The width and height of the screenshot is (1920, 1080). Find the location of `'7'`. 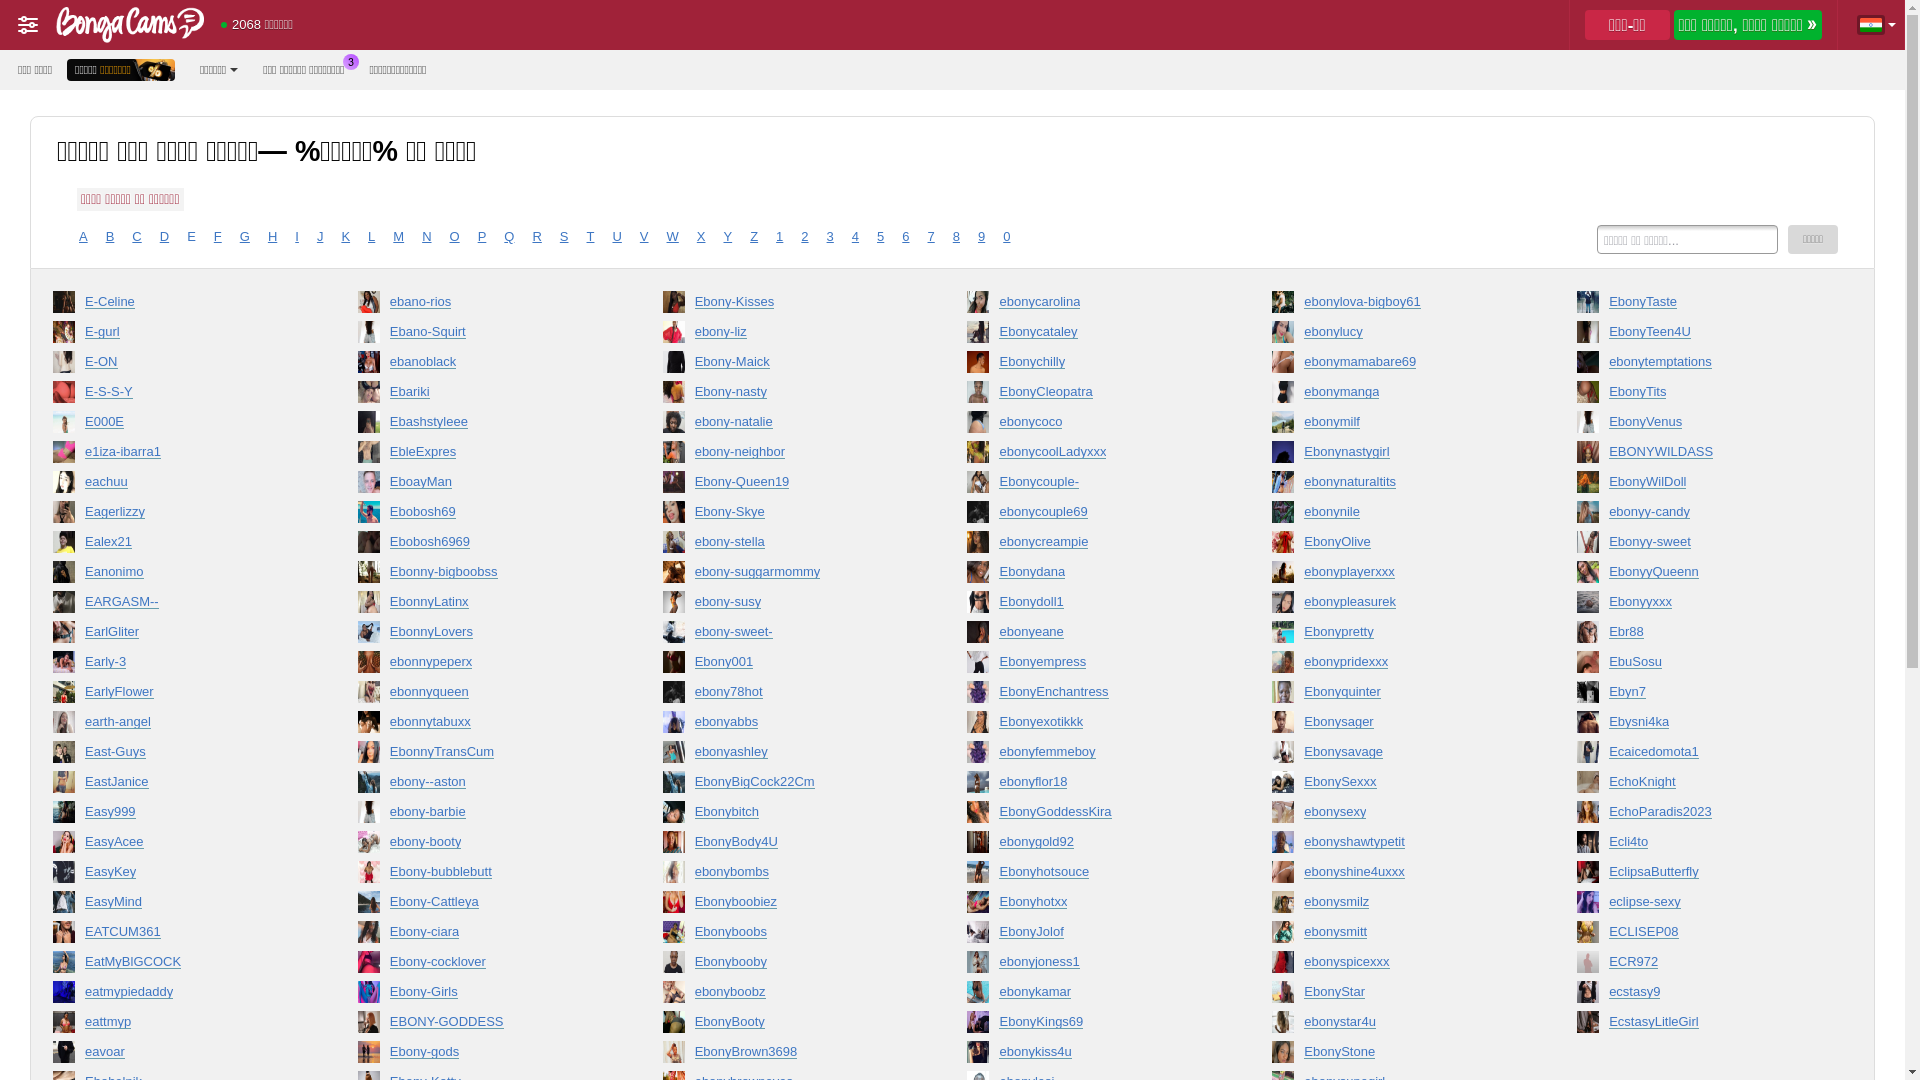

'7' is located at coordinates (930, 235).